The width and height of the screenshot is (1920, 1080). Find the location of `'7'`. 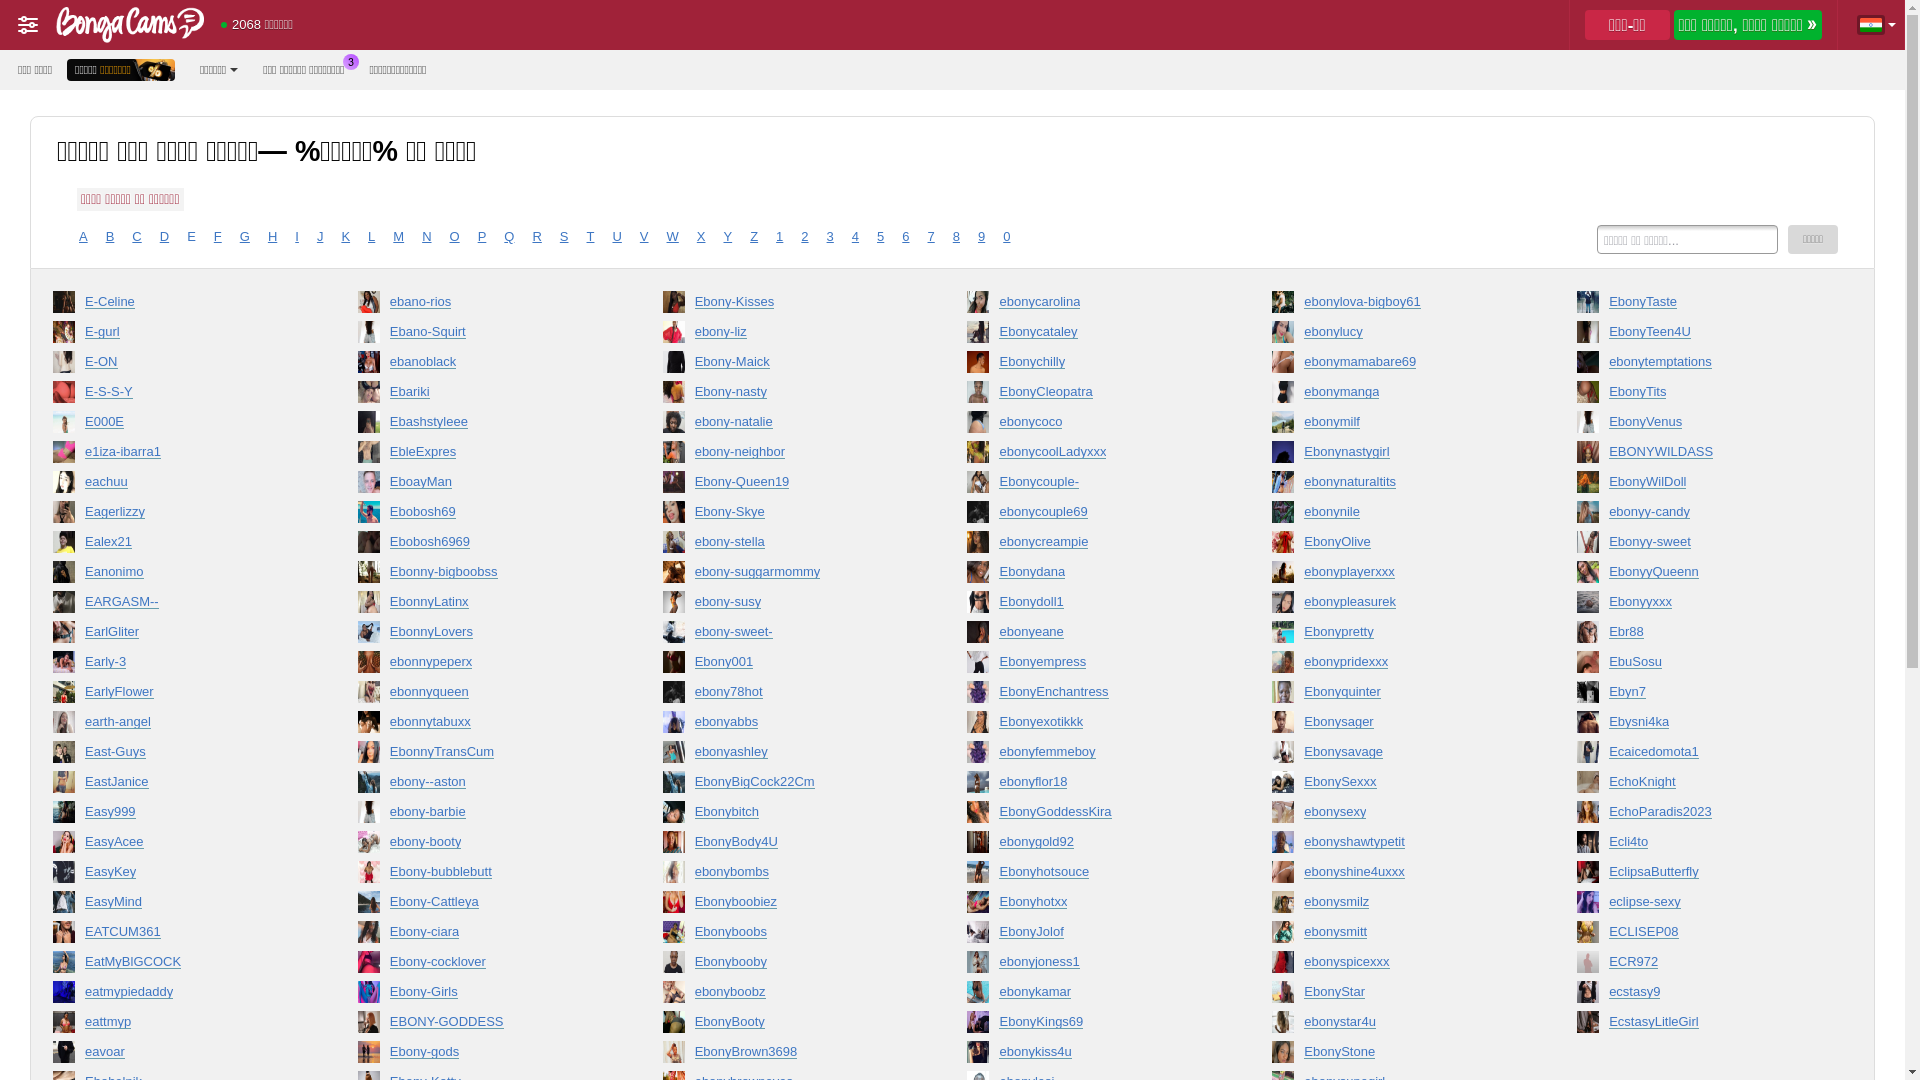

'7' is located at coordinates (930, 235).